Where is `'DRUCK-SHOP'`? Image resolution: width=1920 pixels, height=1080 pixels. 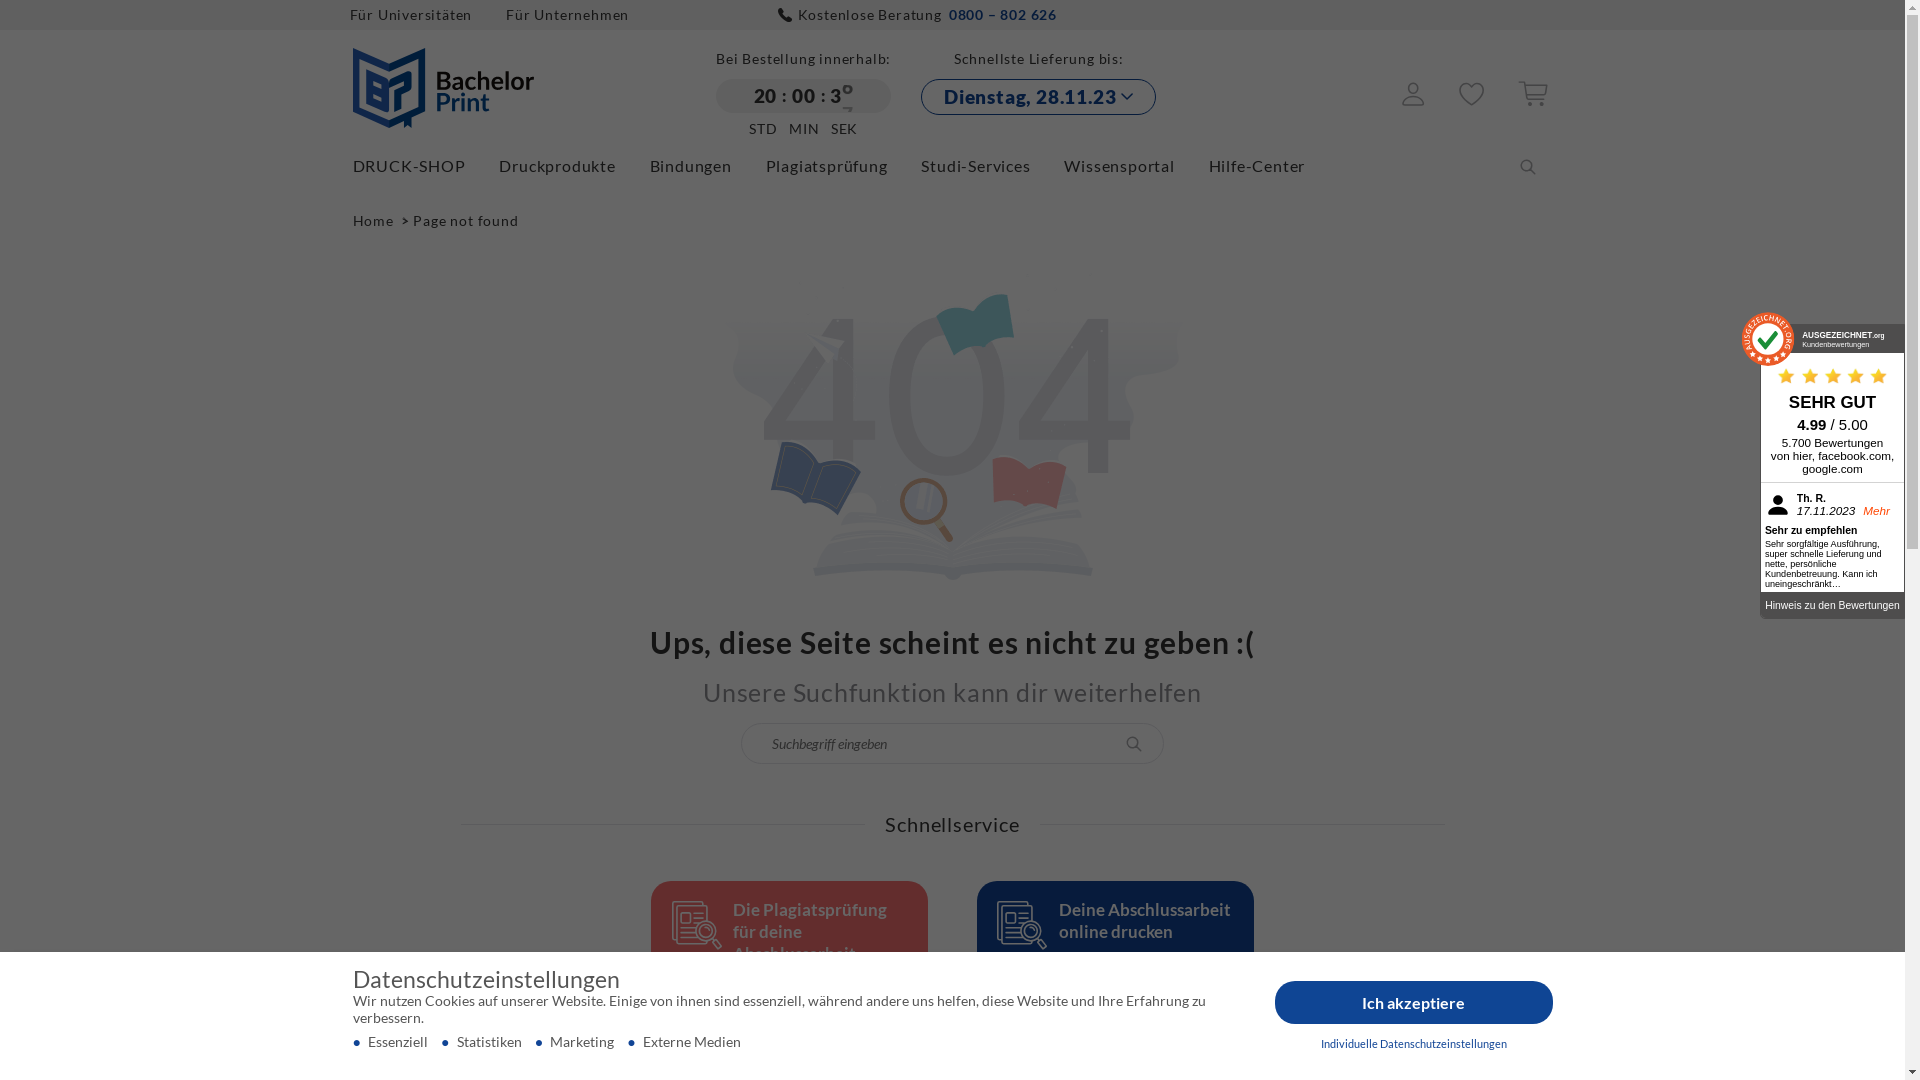 'DRUCK-SHOP' is located at coordinates (422, 164).